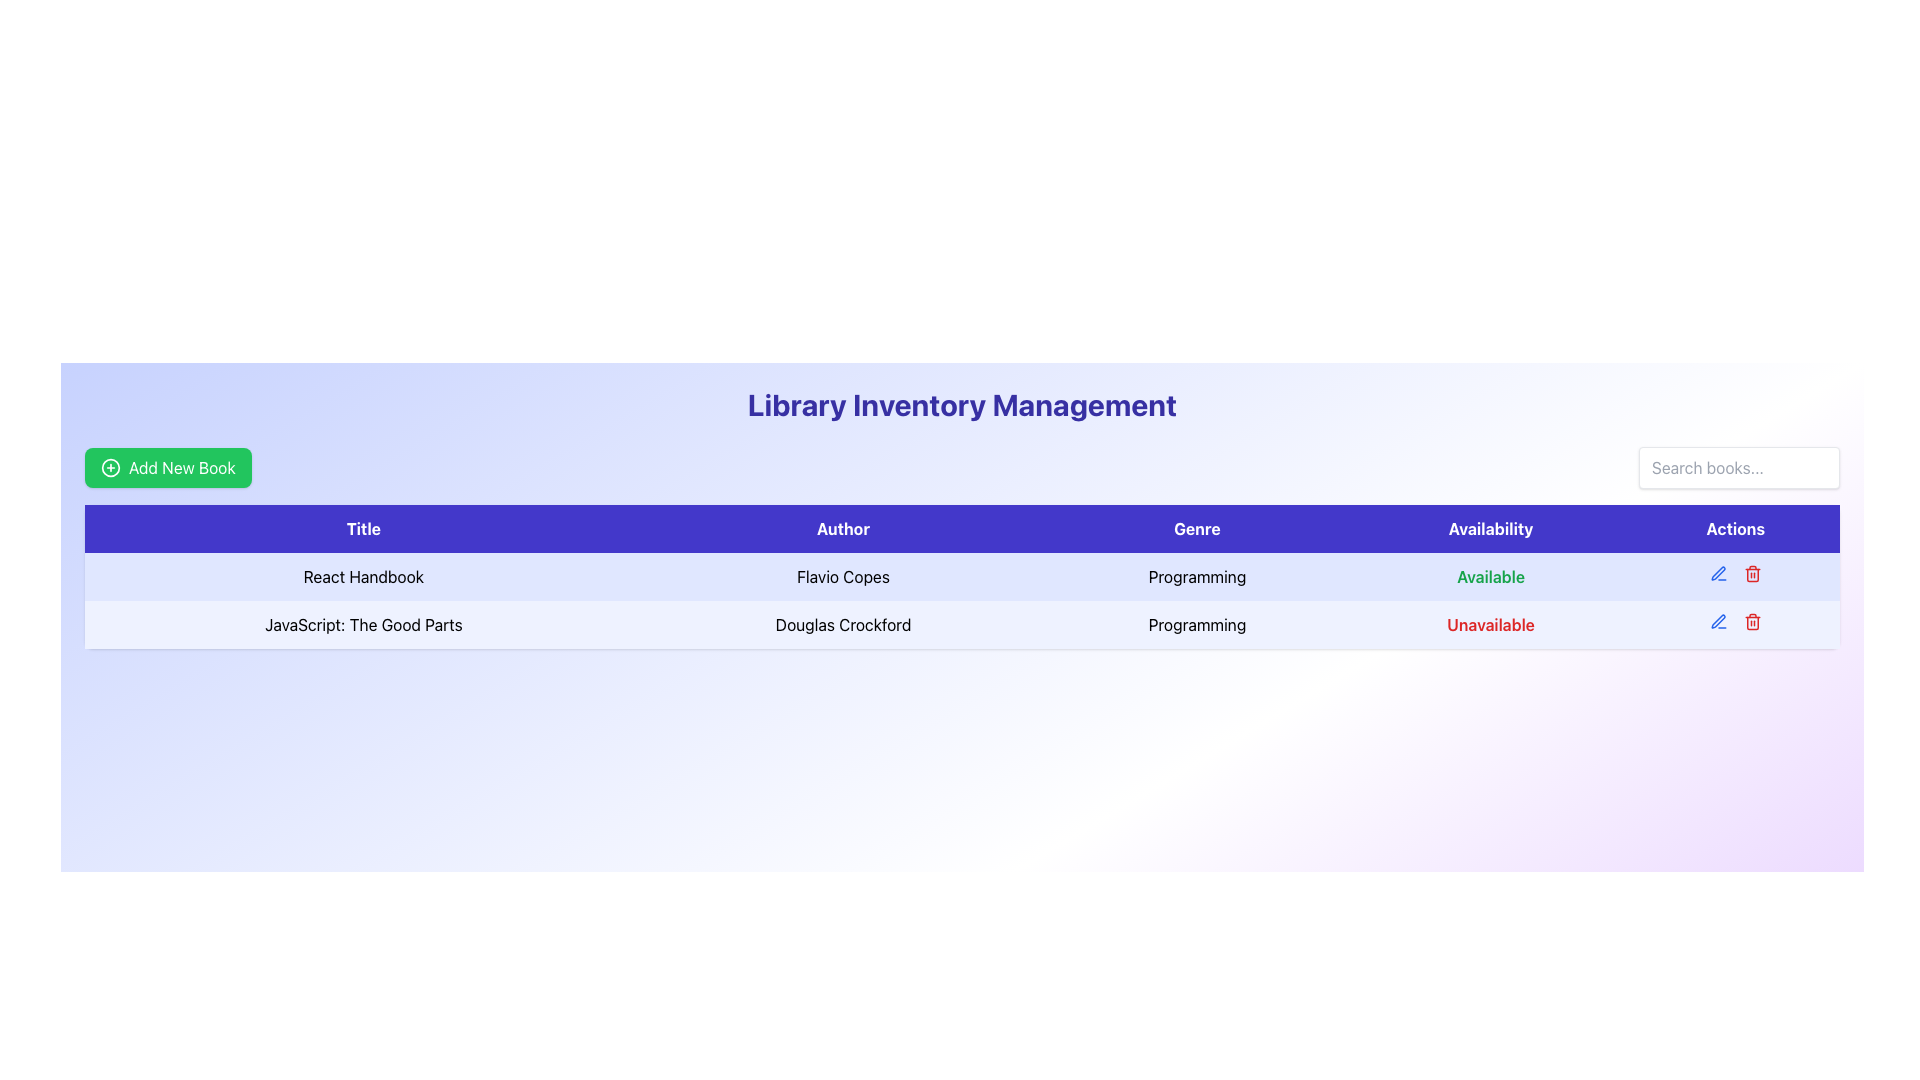 The image size is (1920, 1080). What do you see at coordinates (1751, 620) in the screenshot?
I see `the red trash icon button in the Actions column of the second row of the table` at bounding box center [1751, 620].